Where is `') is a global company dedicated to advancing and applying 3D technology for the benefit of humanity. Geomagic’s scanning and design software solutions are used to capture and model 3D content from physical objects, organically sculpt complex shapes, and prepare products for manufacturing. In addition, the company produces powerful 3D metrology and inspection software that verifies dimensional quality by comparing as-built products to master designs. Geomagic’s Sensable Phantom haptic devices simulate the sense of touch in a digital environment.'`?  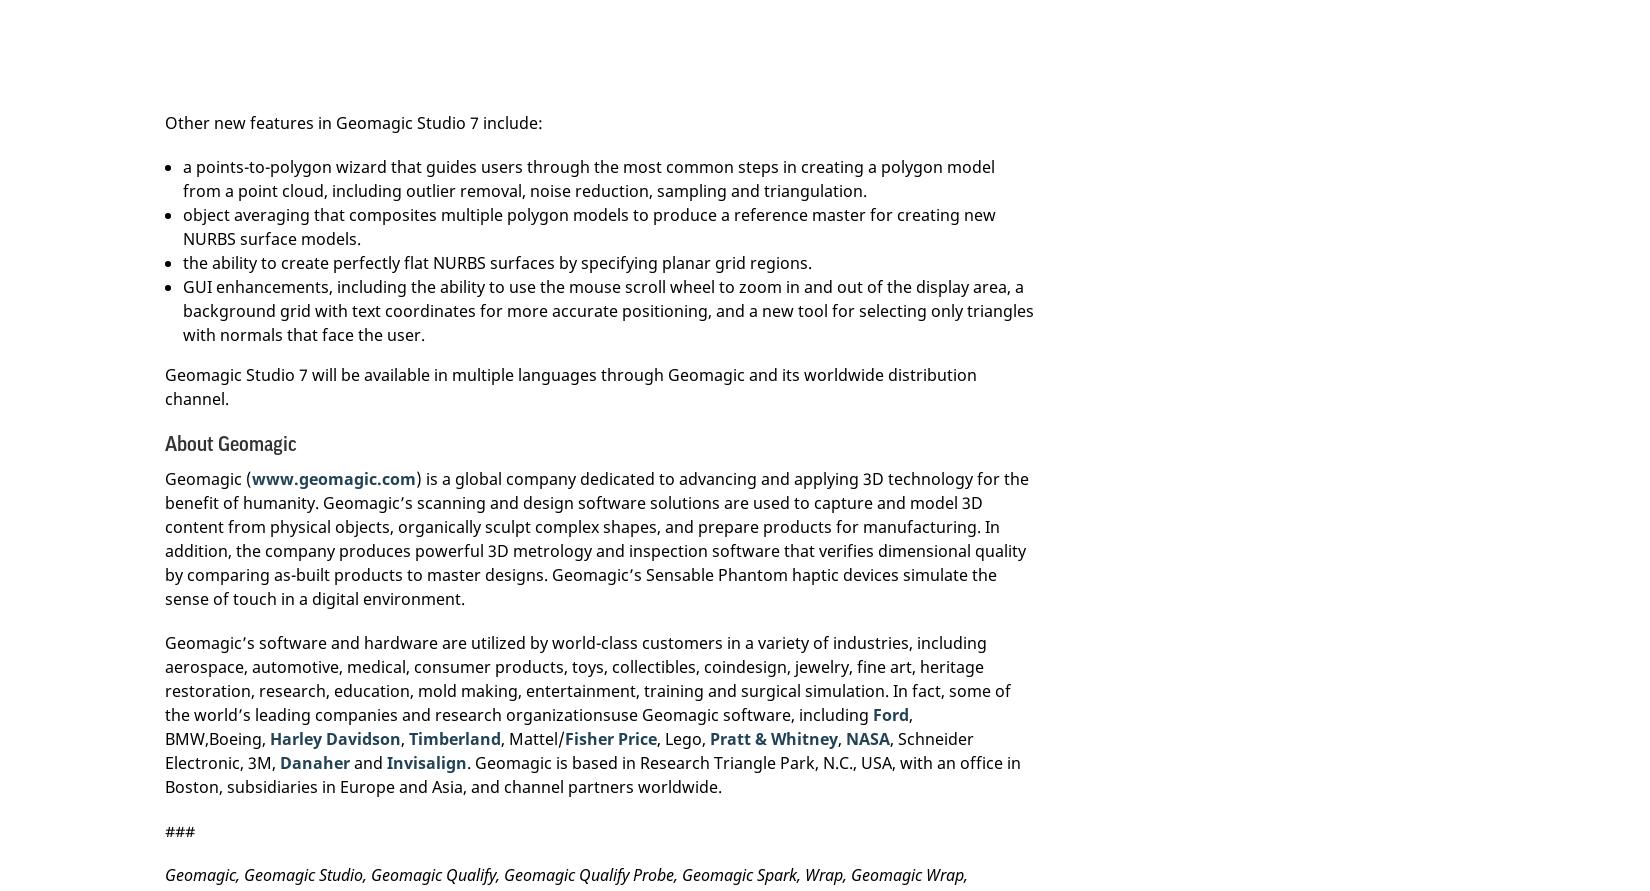
') is a global company dedicated to advancing and applying 3D technology for the benefit of humanity. Geomagic’s scanning and design software solutions are used to capture and model 3D content from physical objects, organically sculpt complex shapes, and prepare products for manufacturing. In addition, the company produces powerful 3D metrology and inspection software that verifies dimensional quality by comparing as-built products to master designs. Geomagic’s Sensable Phantom haptic devices simulate the sense of touch in a digital environment.' is located at coordinates (595, 538).